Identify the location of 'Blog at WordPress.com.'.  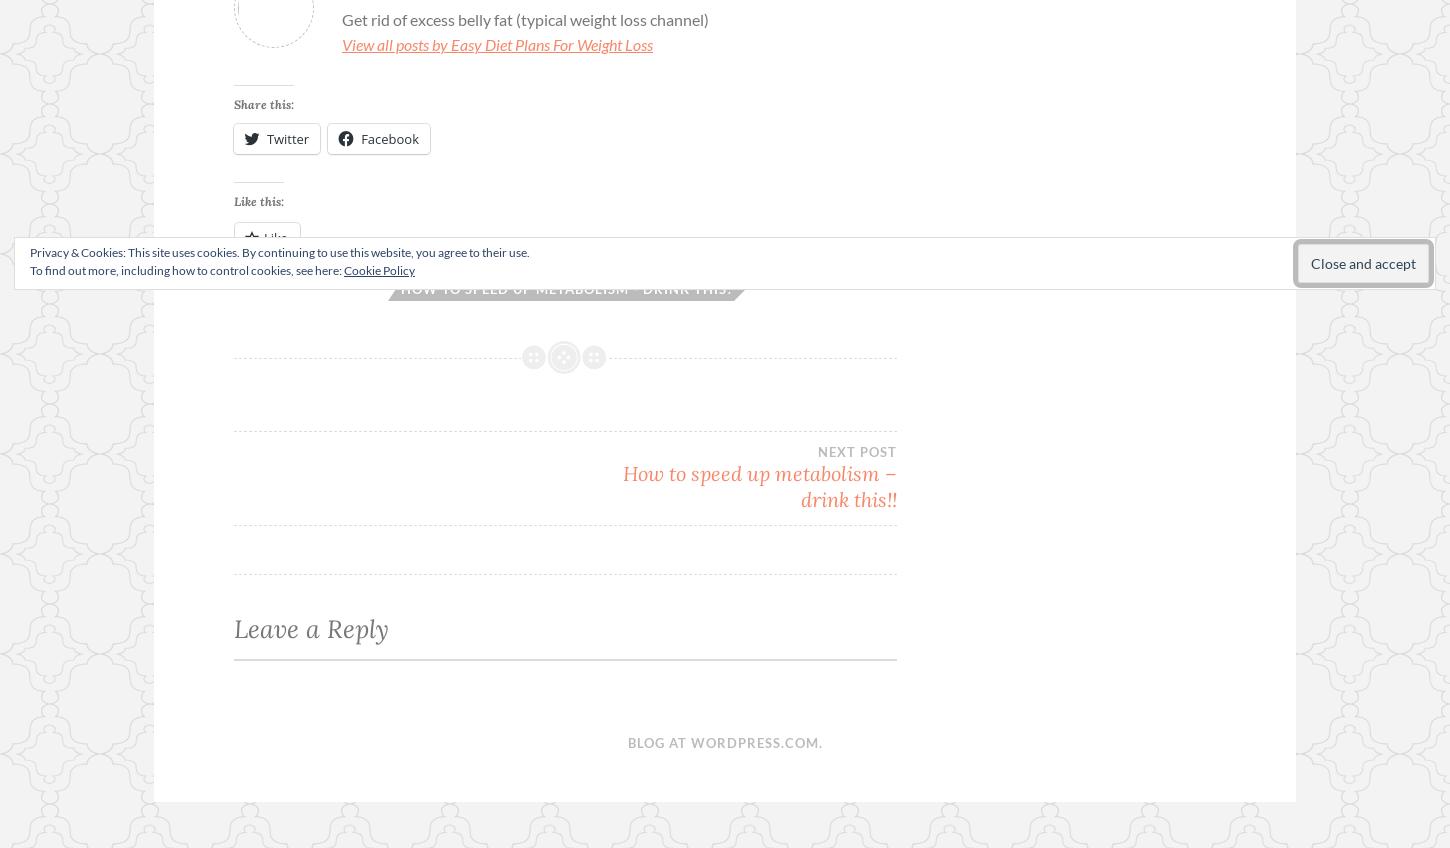
(723, 742).